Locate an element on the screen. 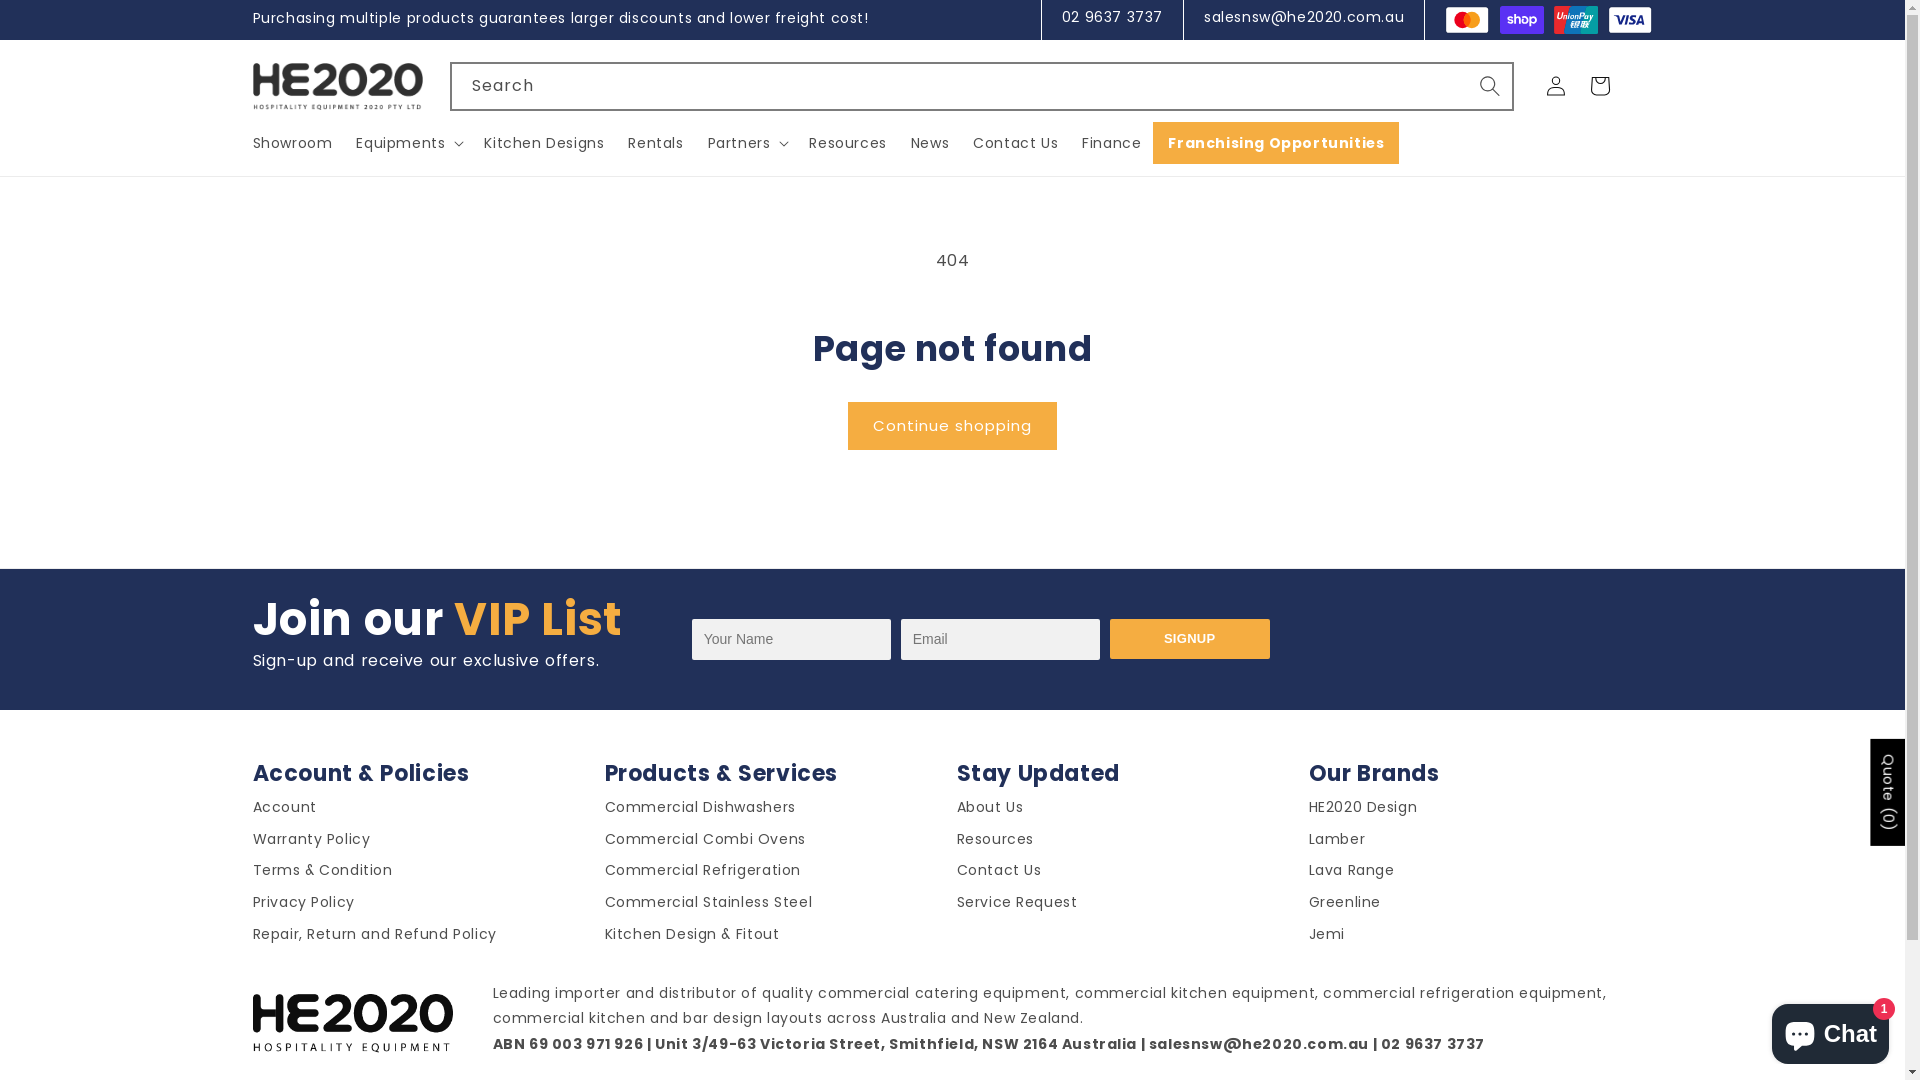 The image size is (1920, 1080). 'salesnsw@he2020.com.au' is located at coordinates (1304, 16).